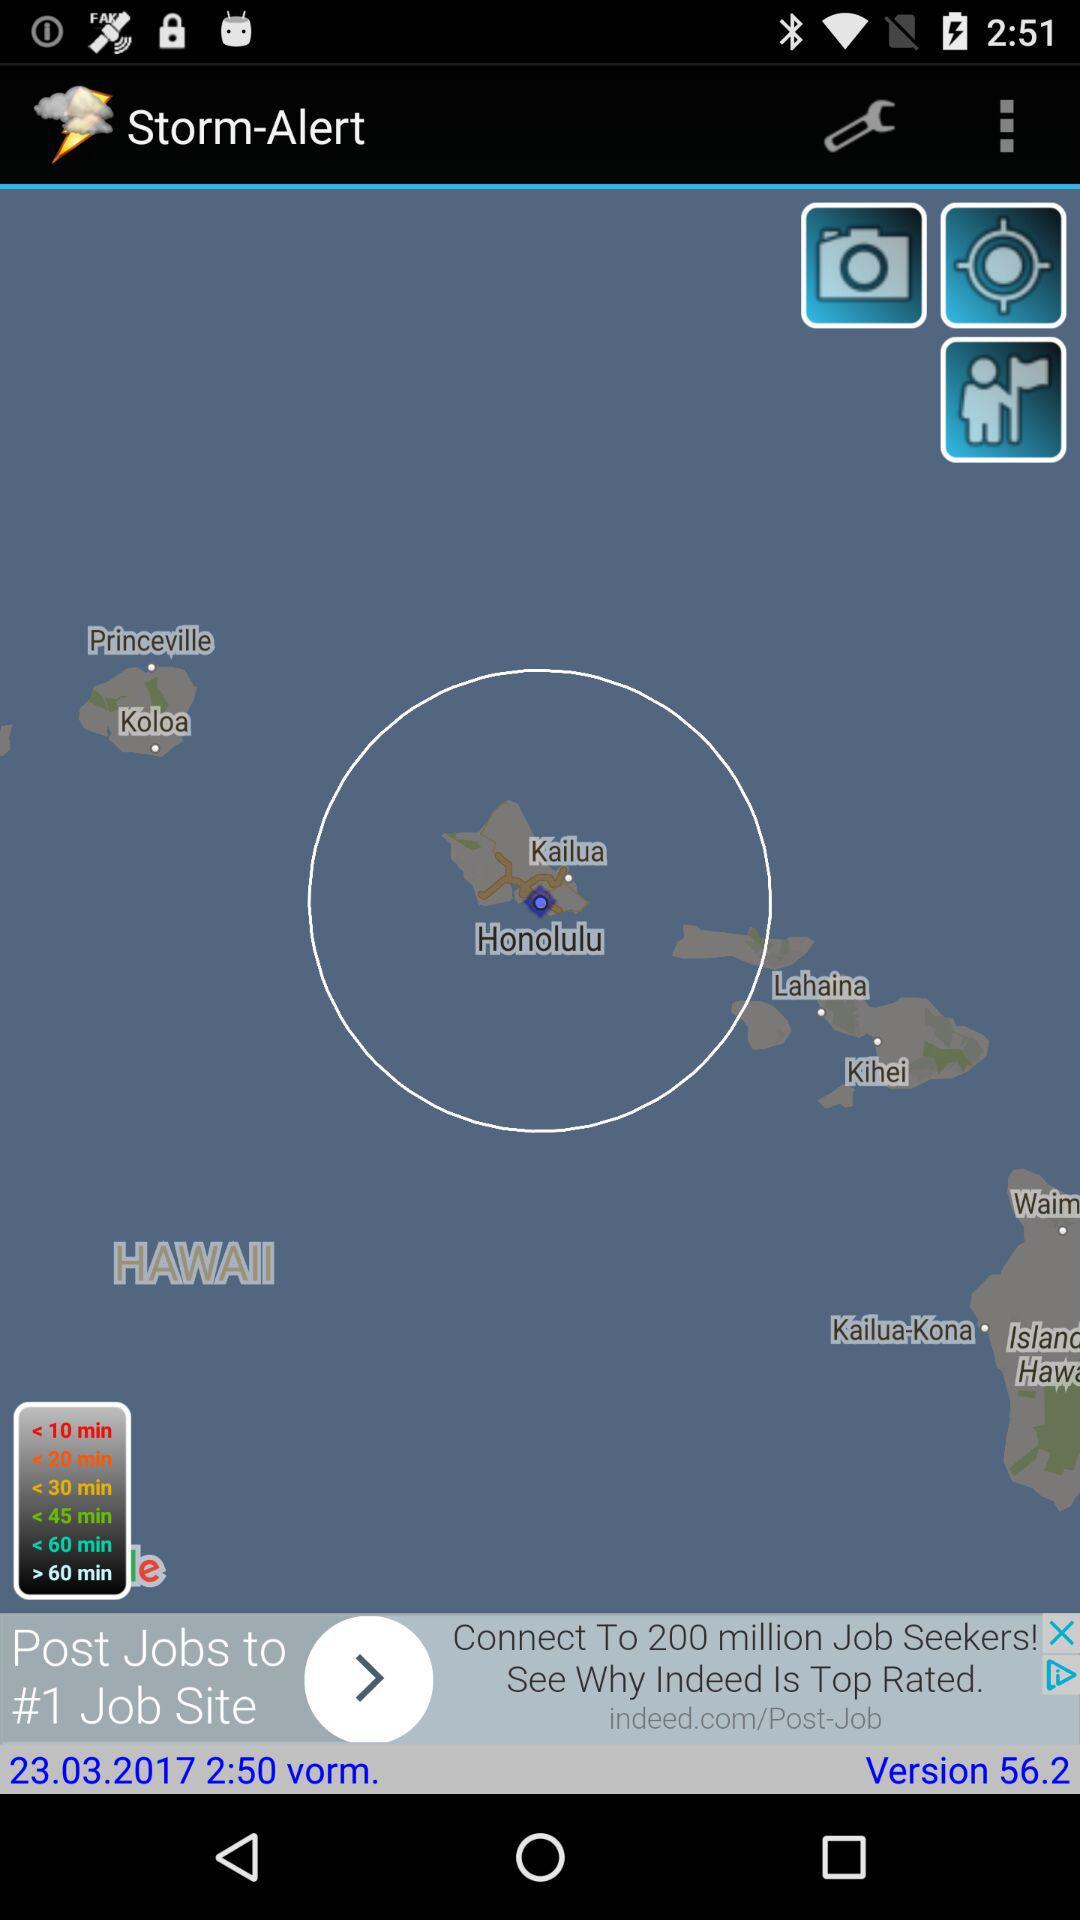 Image resolution: width=1080 pixels, height=1920 pixels. Describe the element at coordinates (863, 264) in the screenshot. I see `takes a photo` at that location.